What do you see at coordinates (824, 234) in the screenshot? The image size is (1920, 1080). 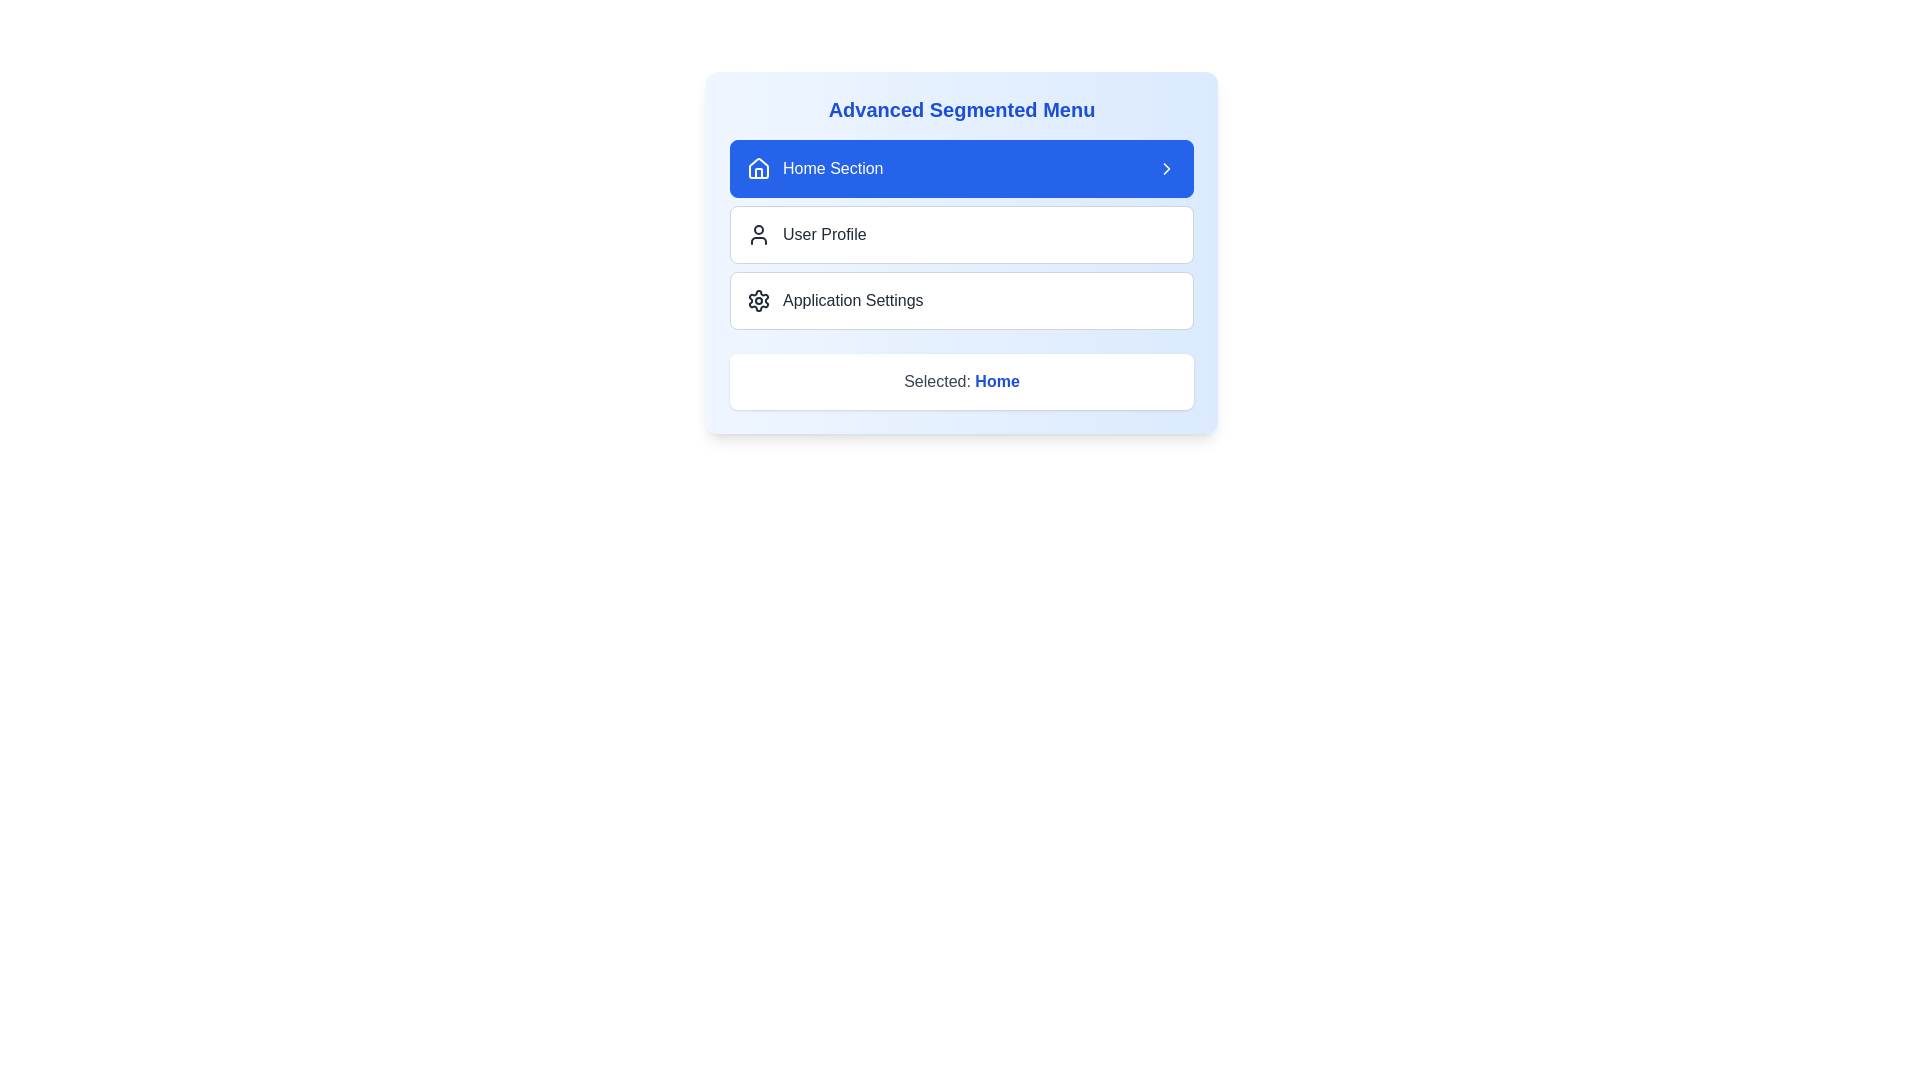 I see `text on the 'User Profile' label located in the second row of the vertical segmented menu, positioned to the right of the user avatar icon` at bounding box center [824, 234].